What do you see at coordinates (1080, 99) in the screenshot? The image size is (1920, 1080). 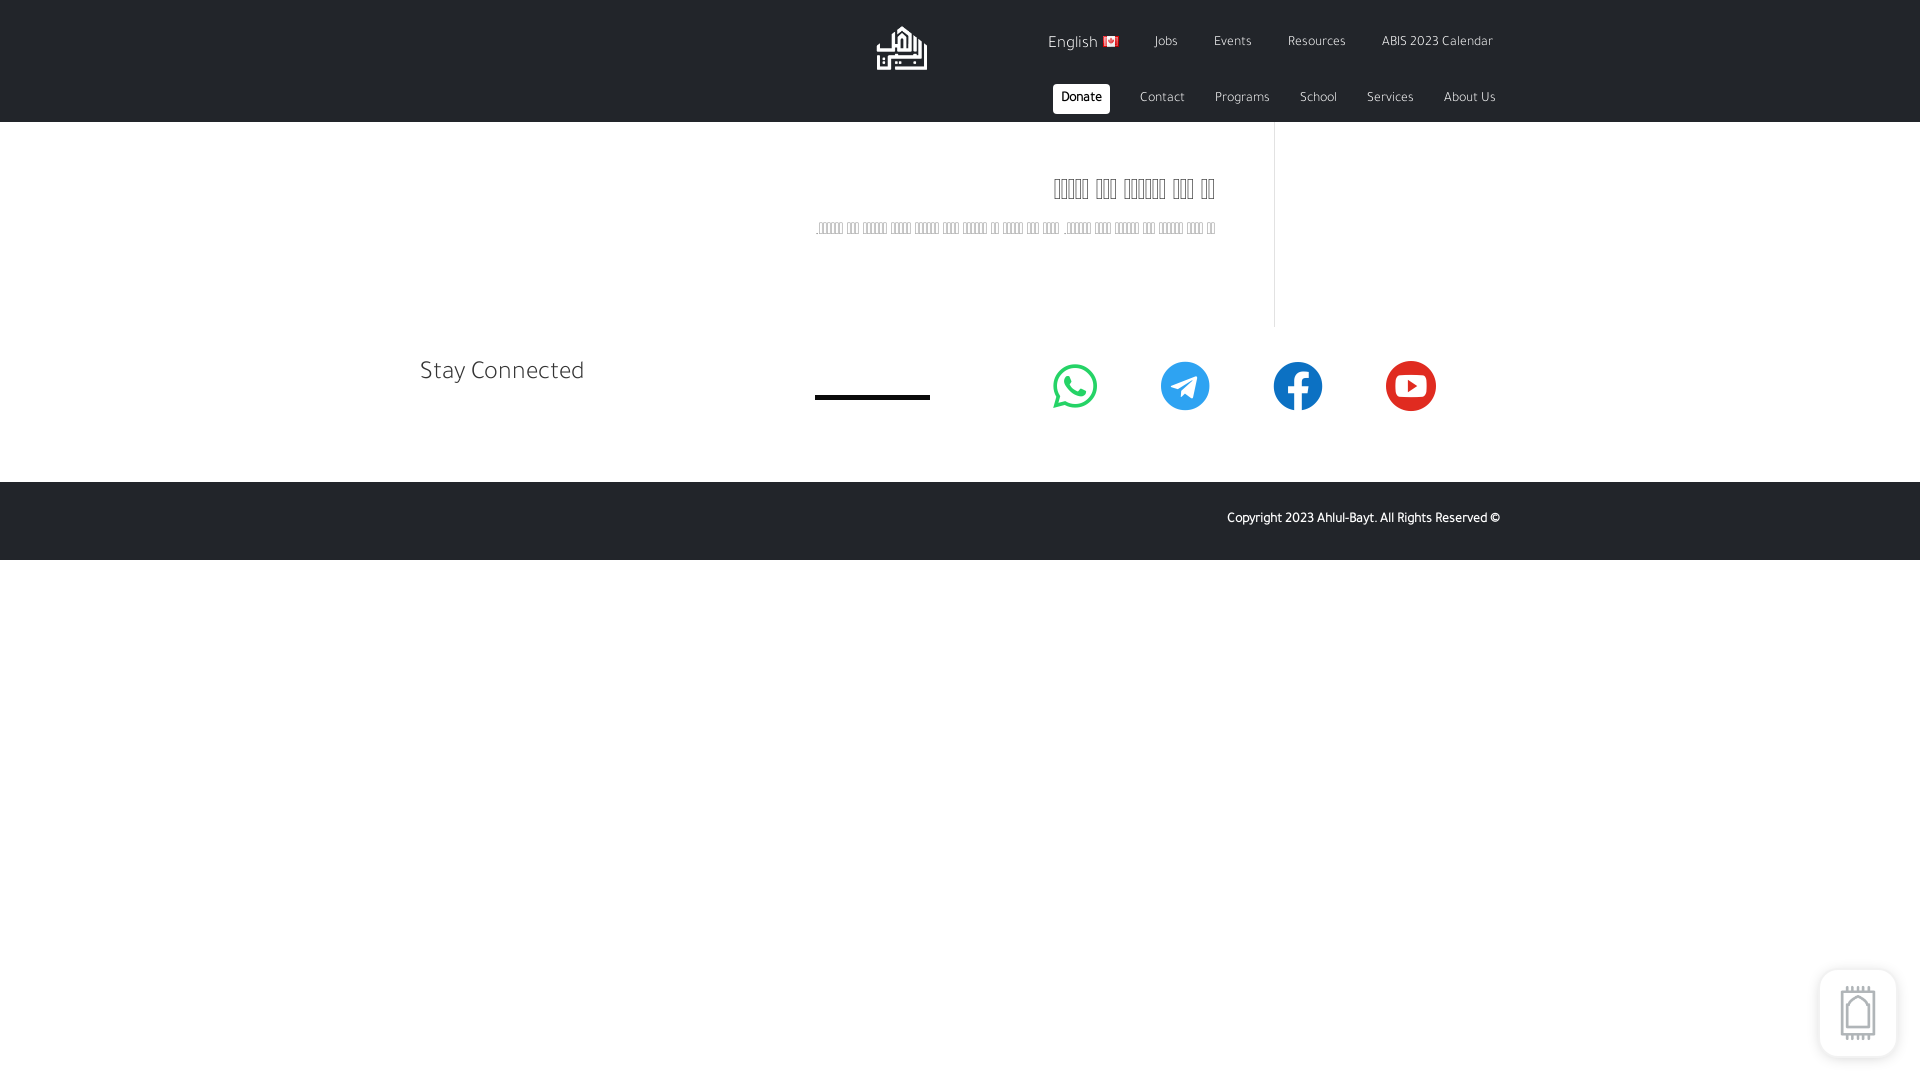 I see `'Donate'` at bounding box center [1080, 99].